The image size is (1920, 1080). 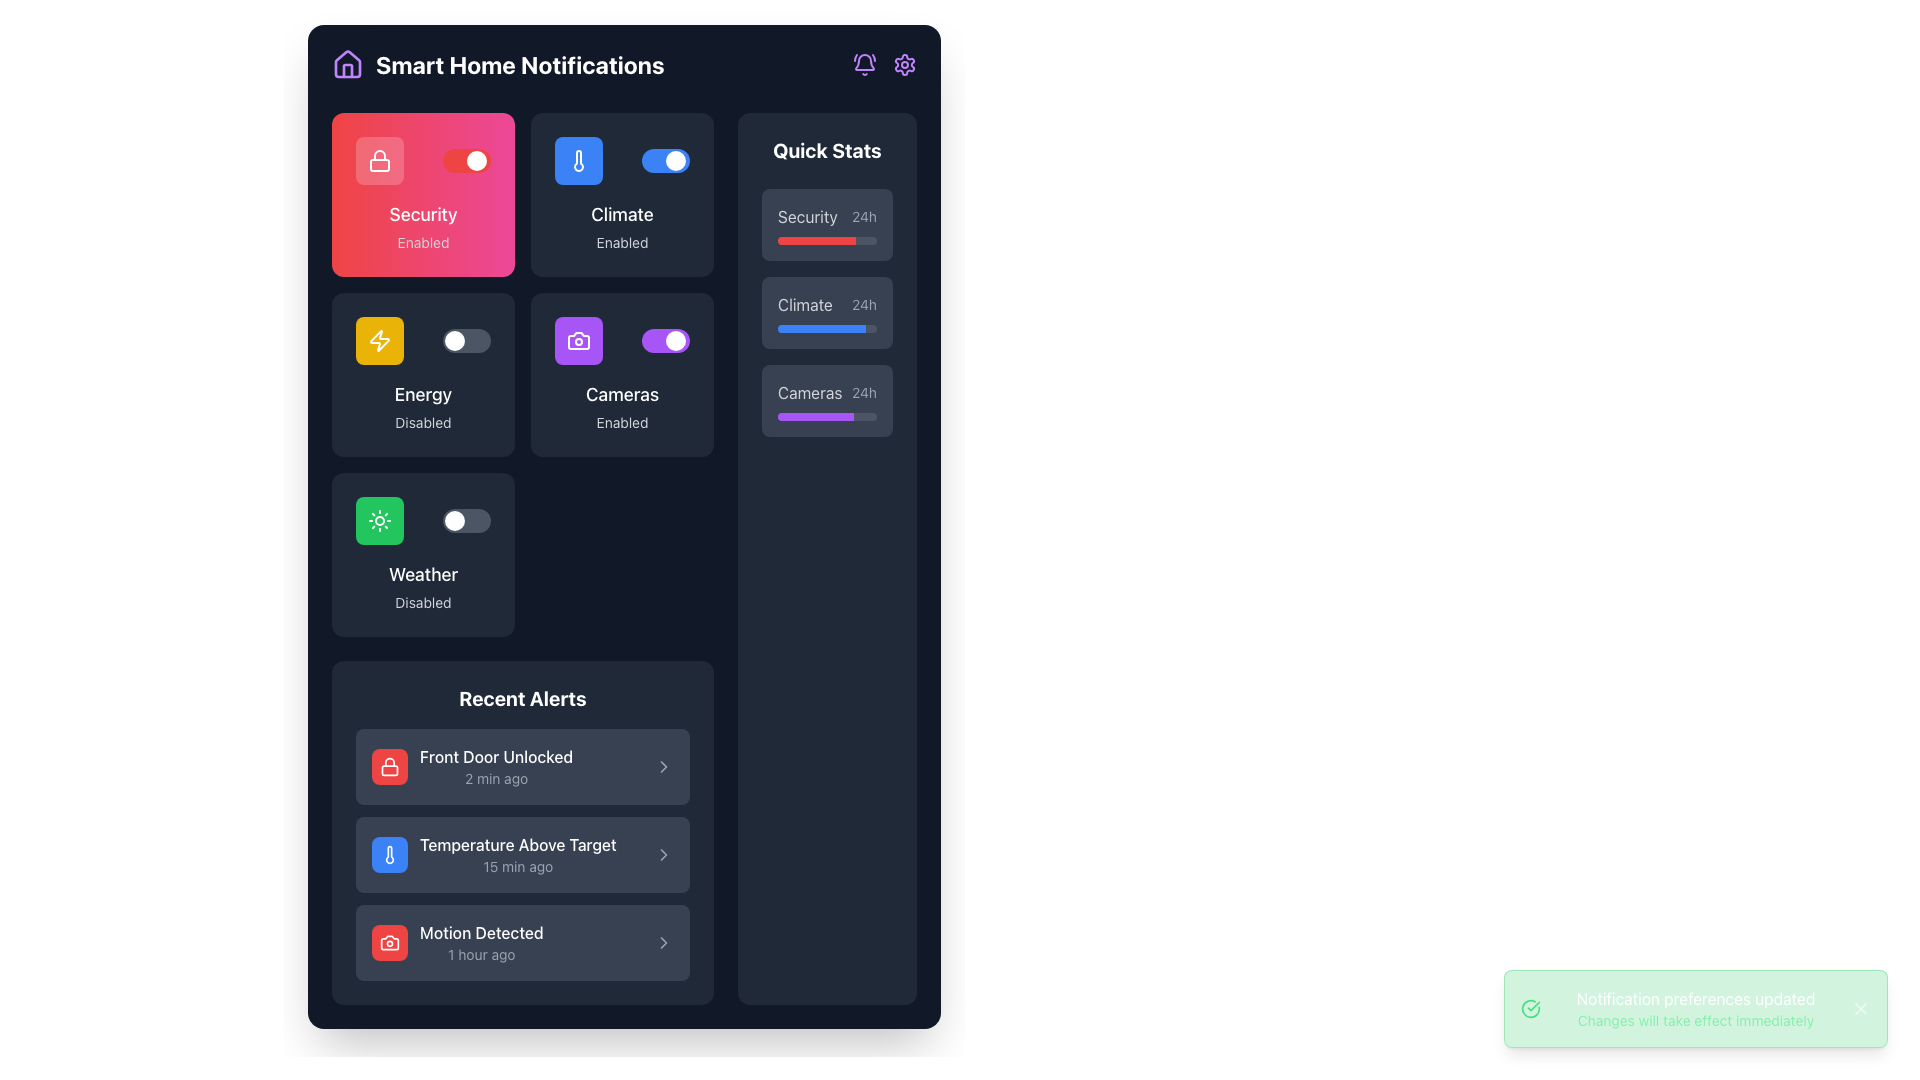 What do you see at coordinates (389, 855) in the screenshot?
I see `the Icon button that indicates an alert for temperature being above the target threshold, located in the 'Recent Alerts' section beneath the 'Weather' tile` at bounding box center [389, 855].